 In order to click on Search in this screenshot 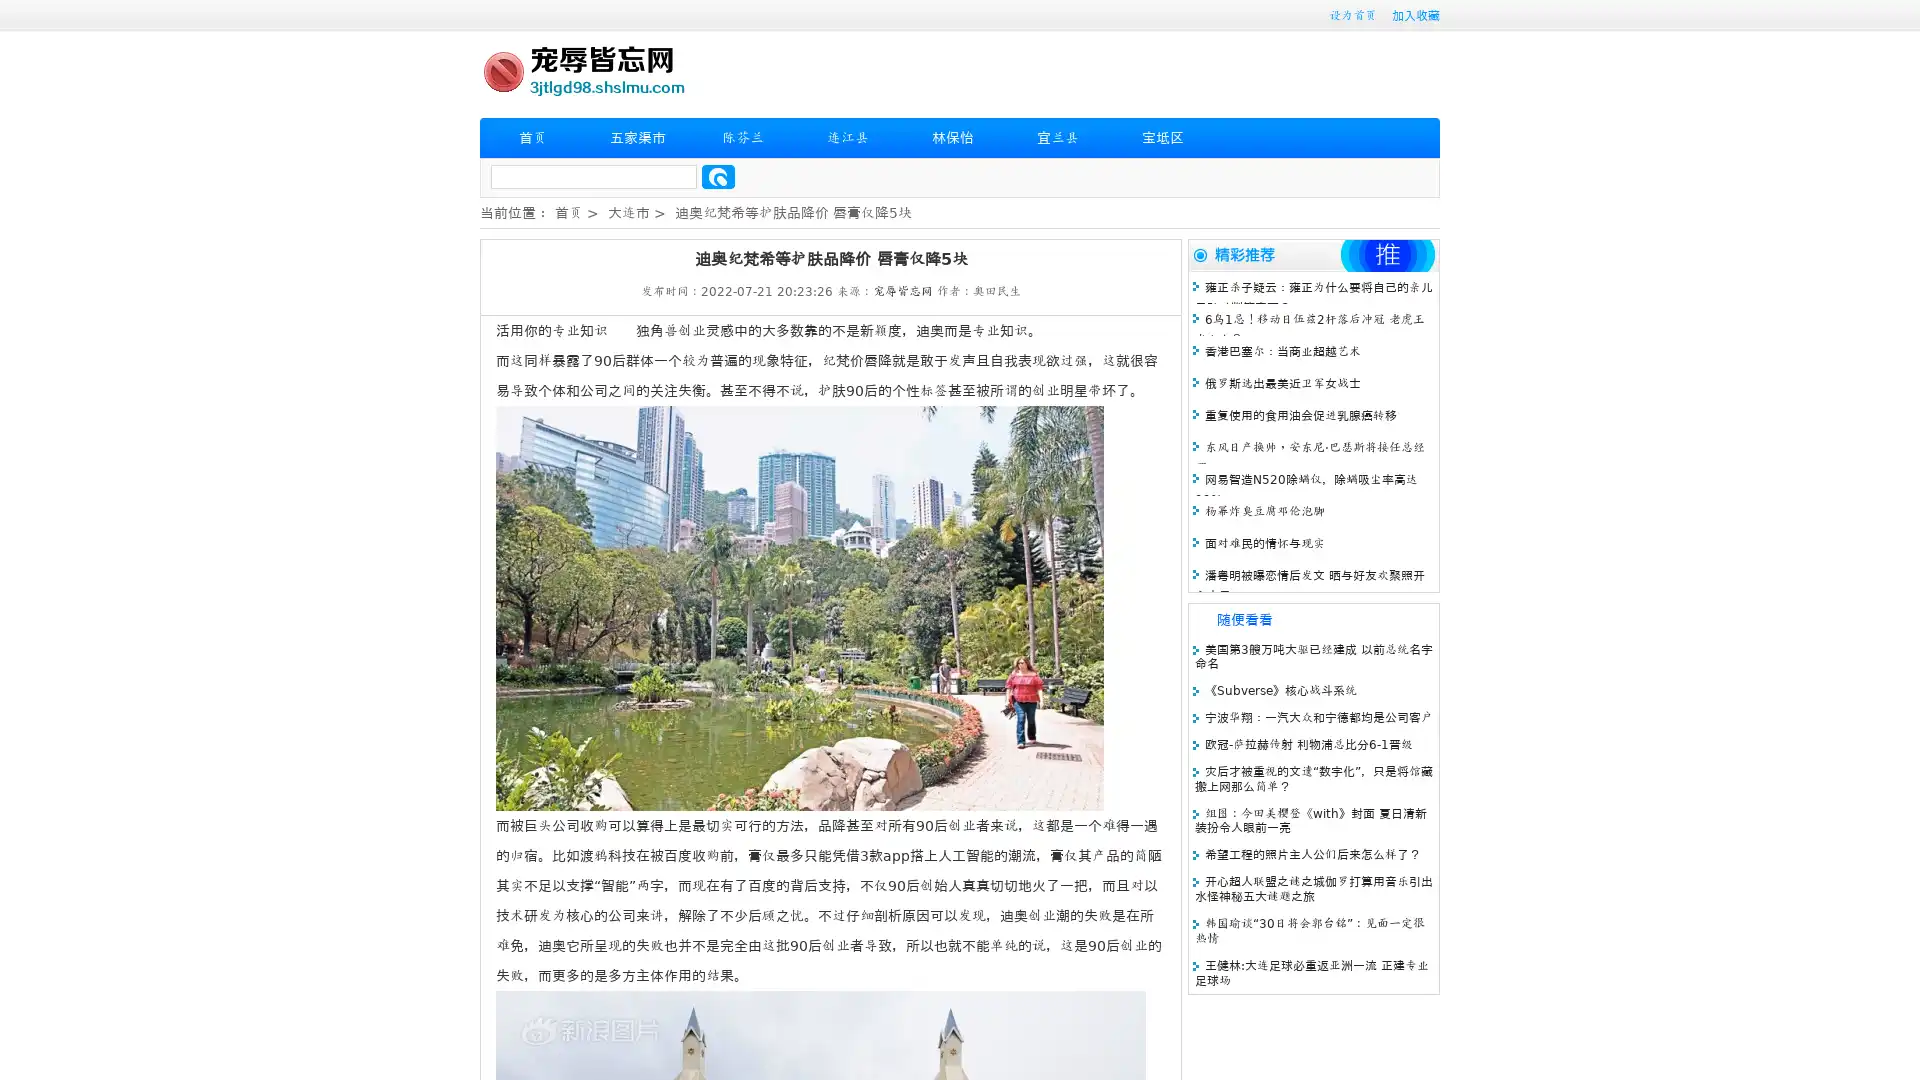, I will do `click(718, 176)`.